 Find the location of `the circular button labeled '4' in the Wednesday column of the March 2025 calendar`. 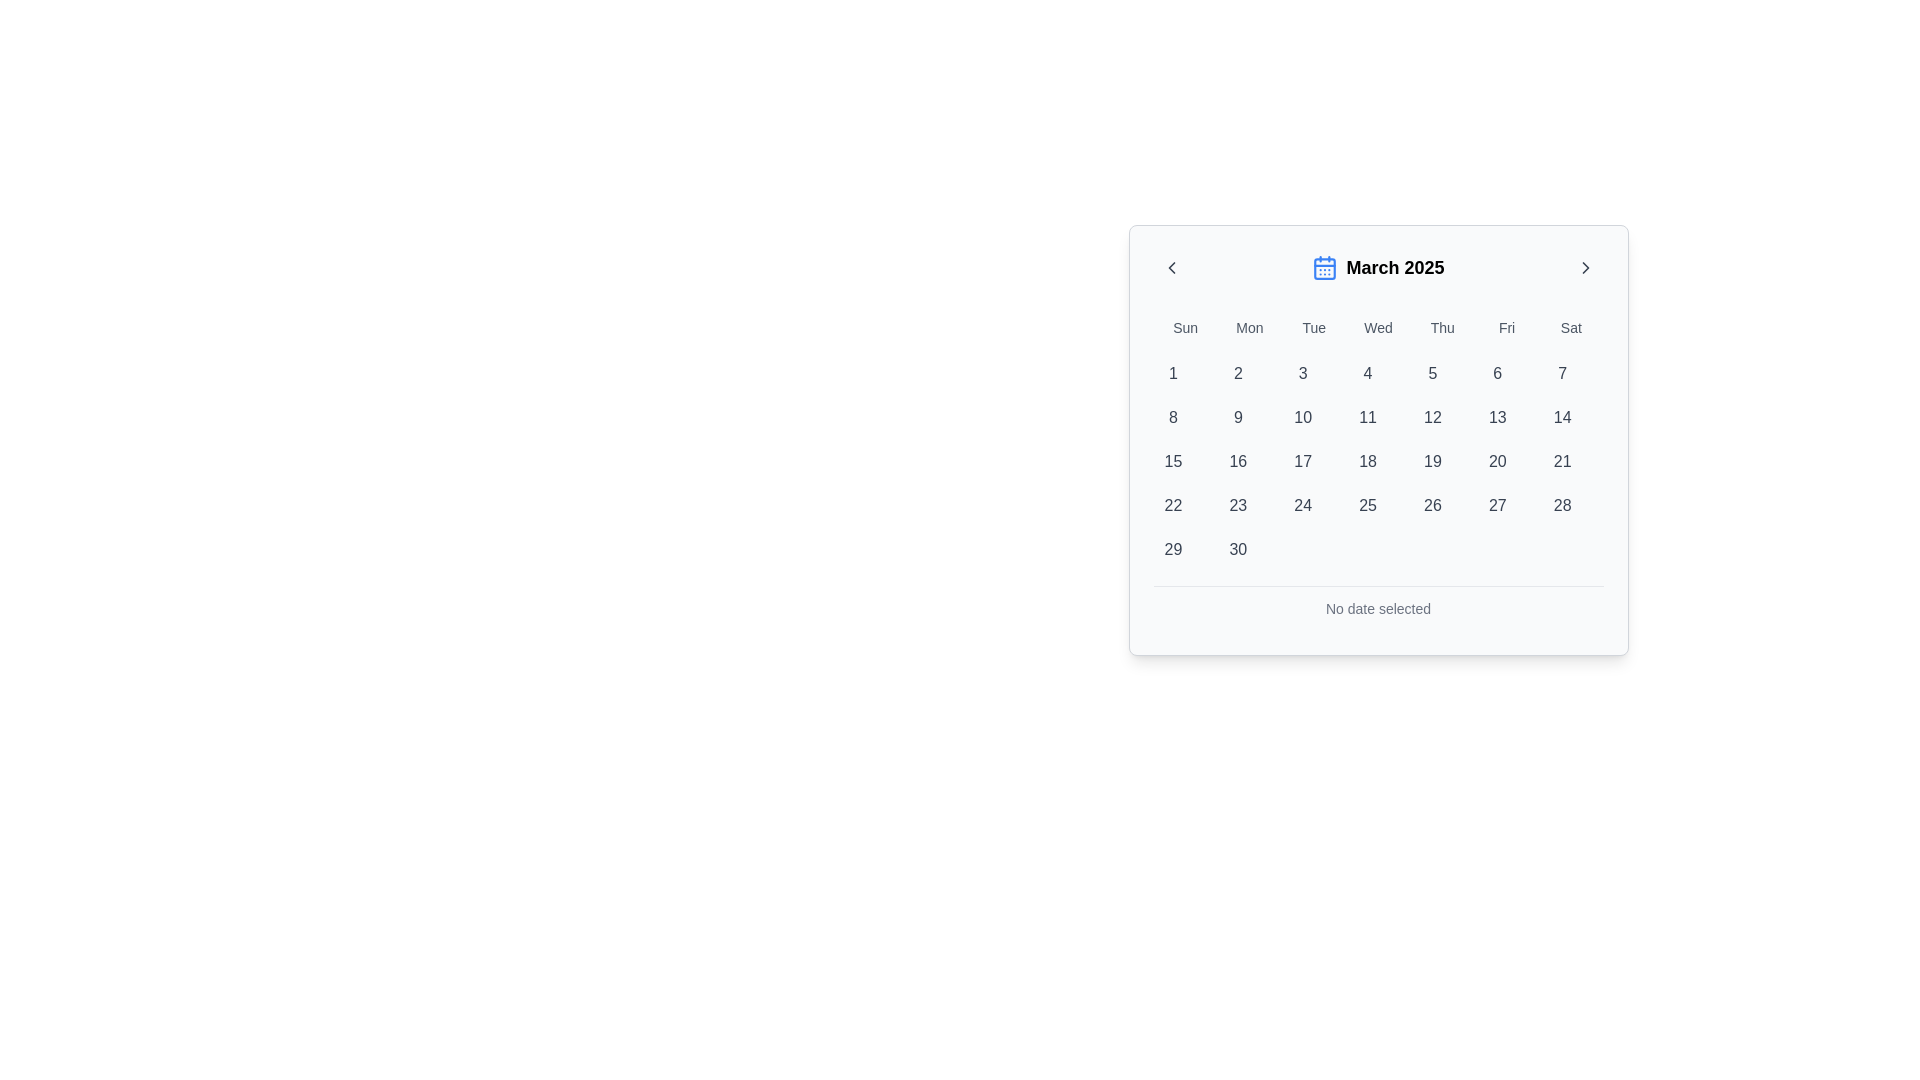

the circular button labeled '4' in the Wednesday column of the March 2025 calendar is located at coordinates (1367, 374).